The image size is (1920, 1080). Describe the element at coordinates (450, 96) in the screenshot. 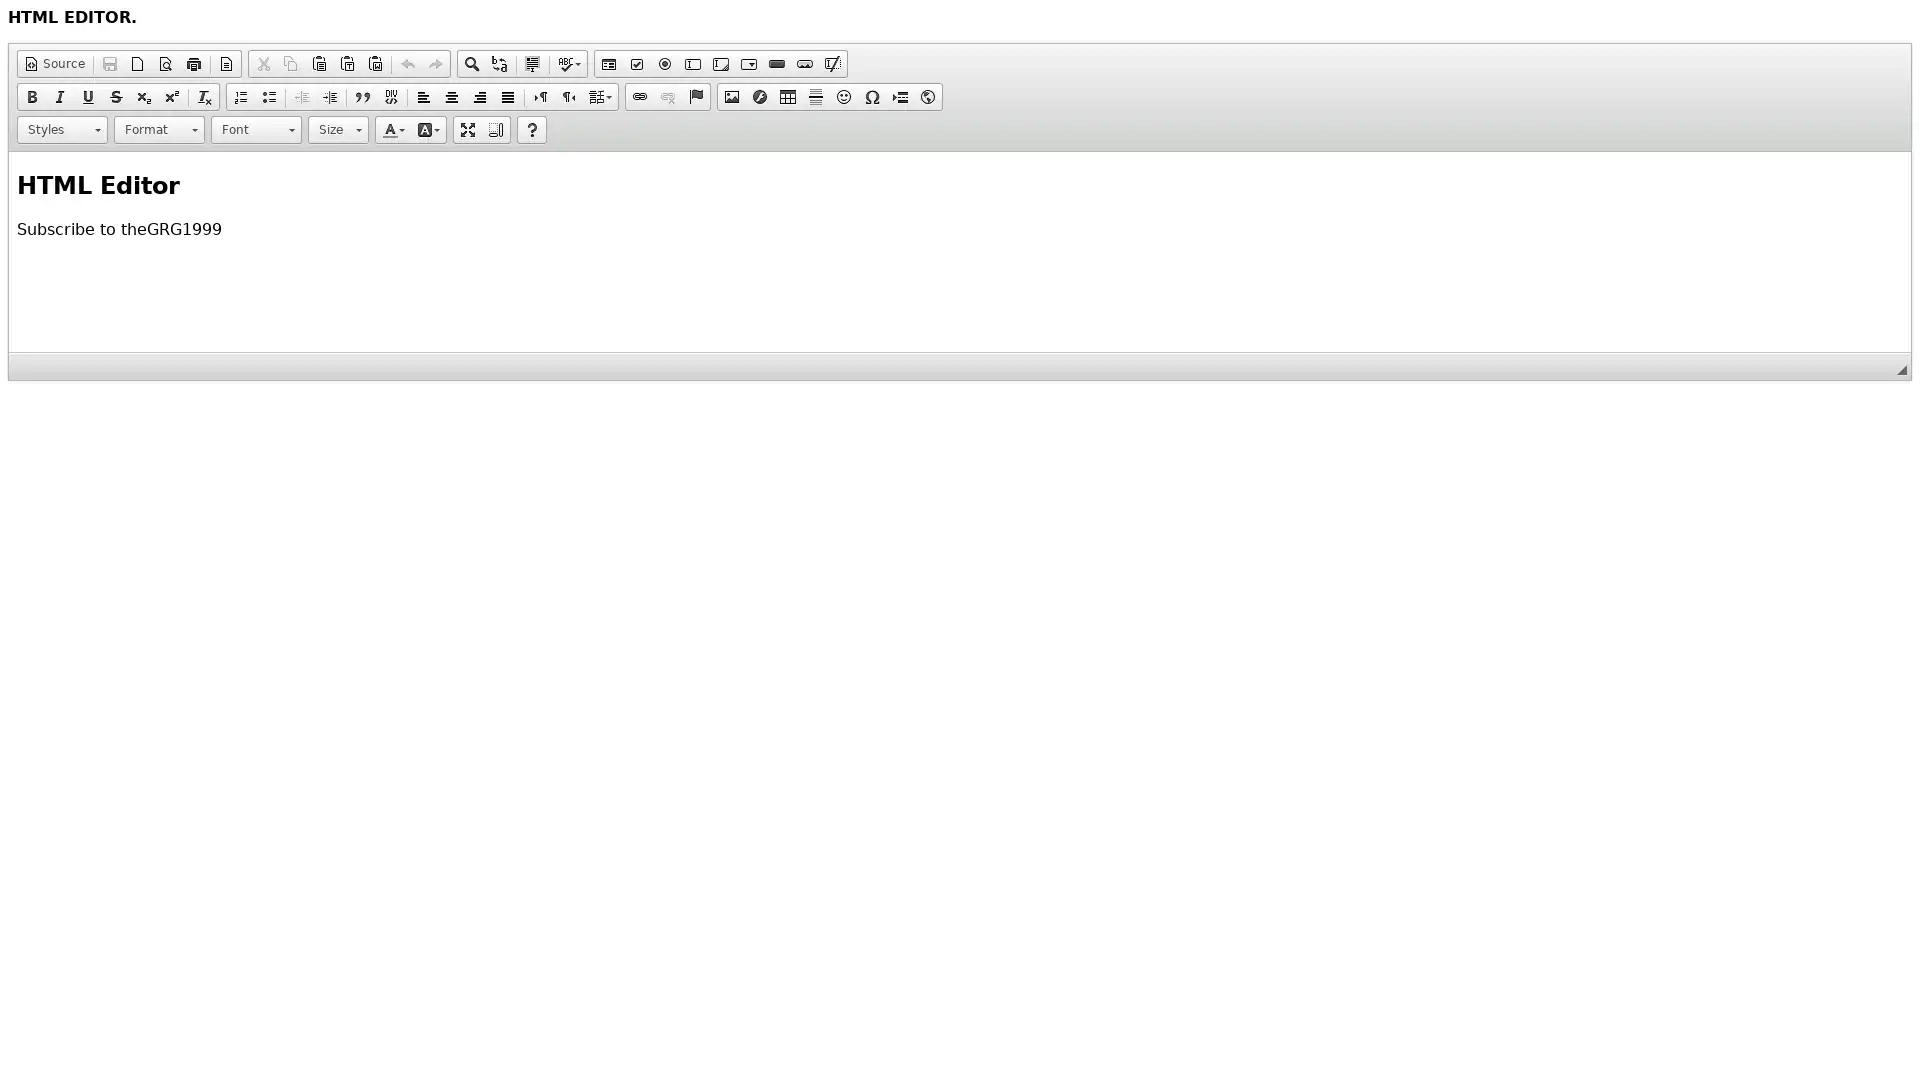

I see `Center` at that location.